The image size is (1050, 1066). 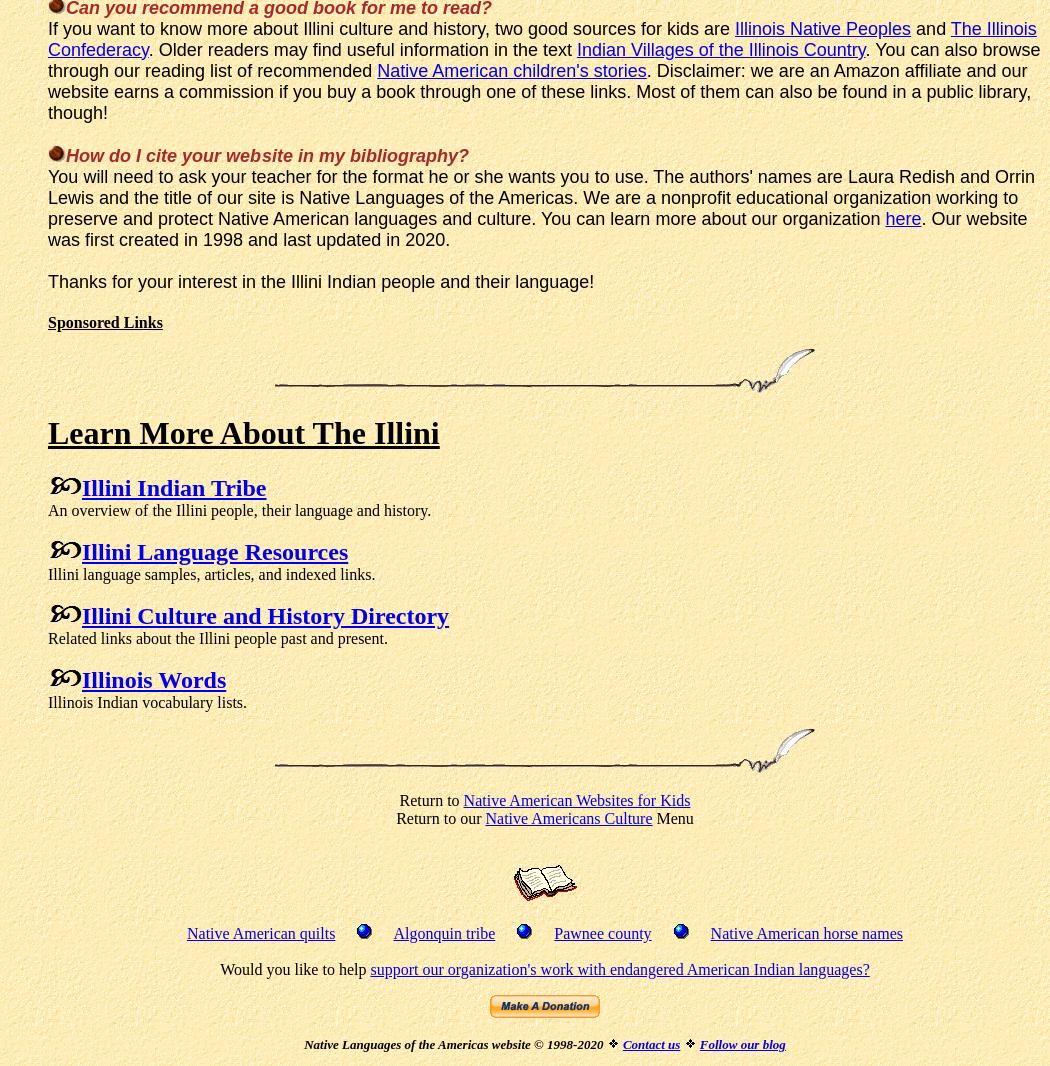 I want to click on 'here', so click(x=903, y=216).